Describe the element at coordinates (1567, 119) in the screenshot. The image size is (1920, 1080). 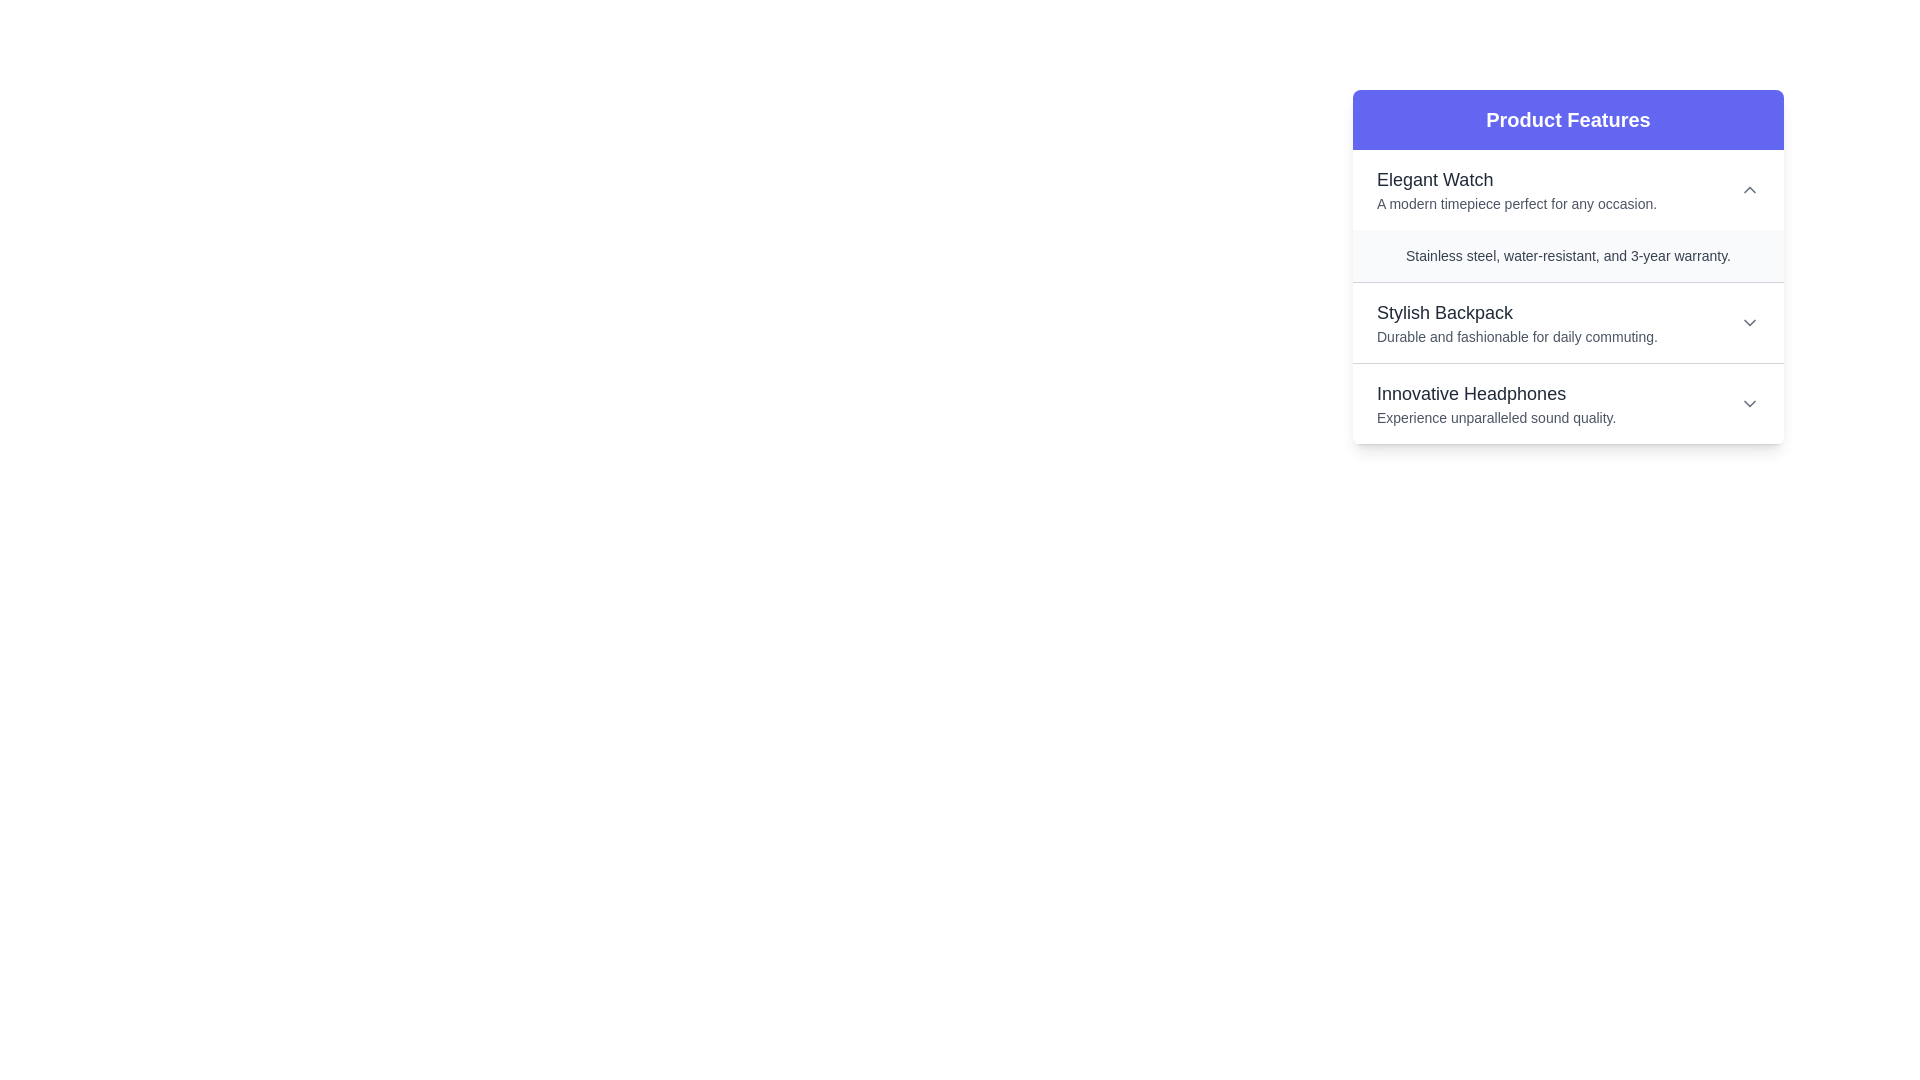
I see `the Text label indicating 'Product Features', which serves as a non-interactive header above the product details list` at that location.